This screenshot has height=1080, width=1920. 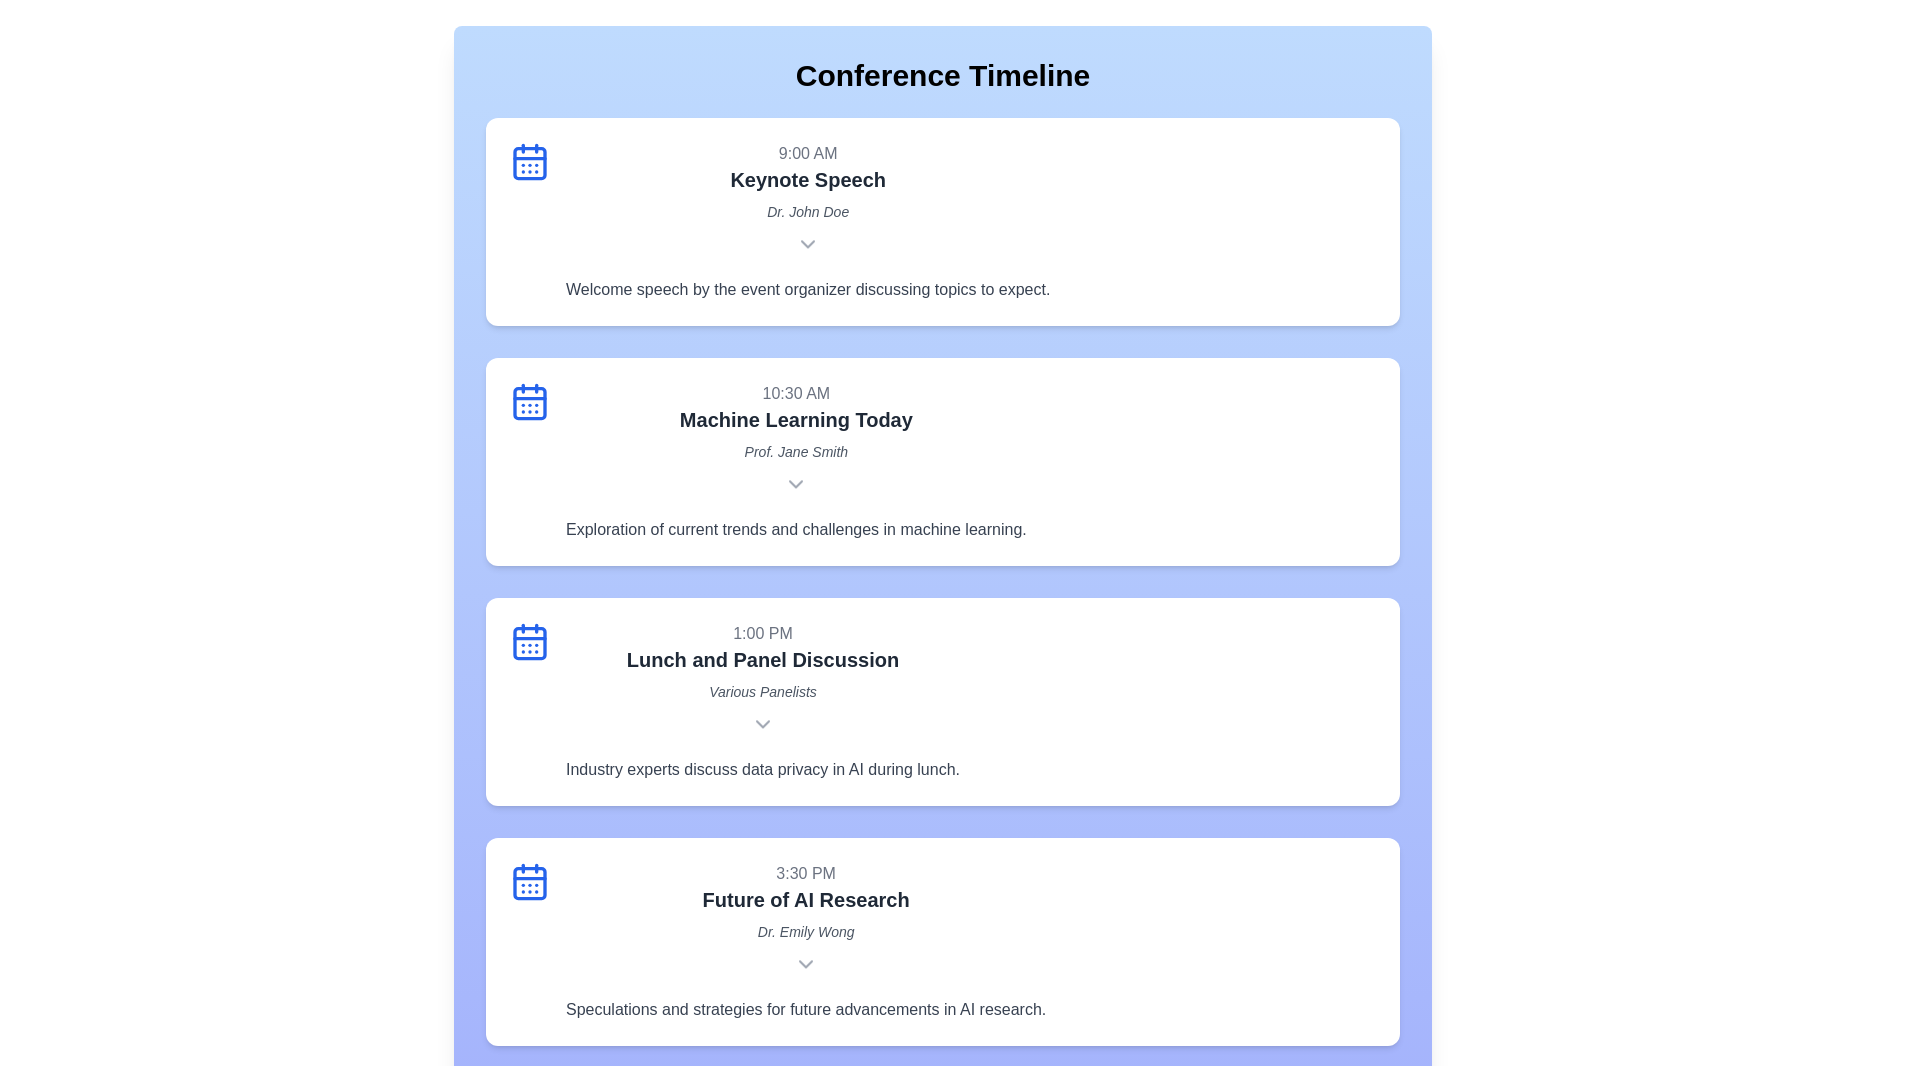 I want to click on the Chevron-Down icon located in the fourth card of the Conference Timeline page, which is displayed below Dr. Emily Wong's name and above the event's description, so click(x=806, y=966).